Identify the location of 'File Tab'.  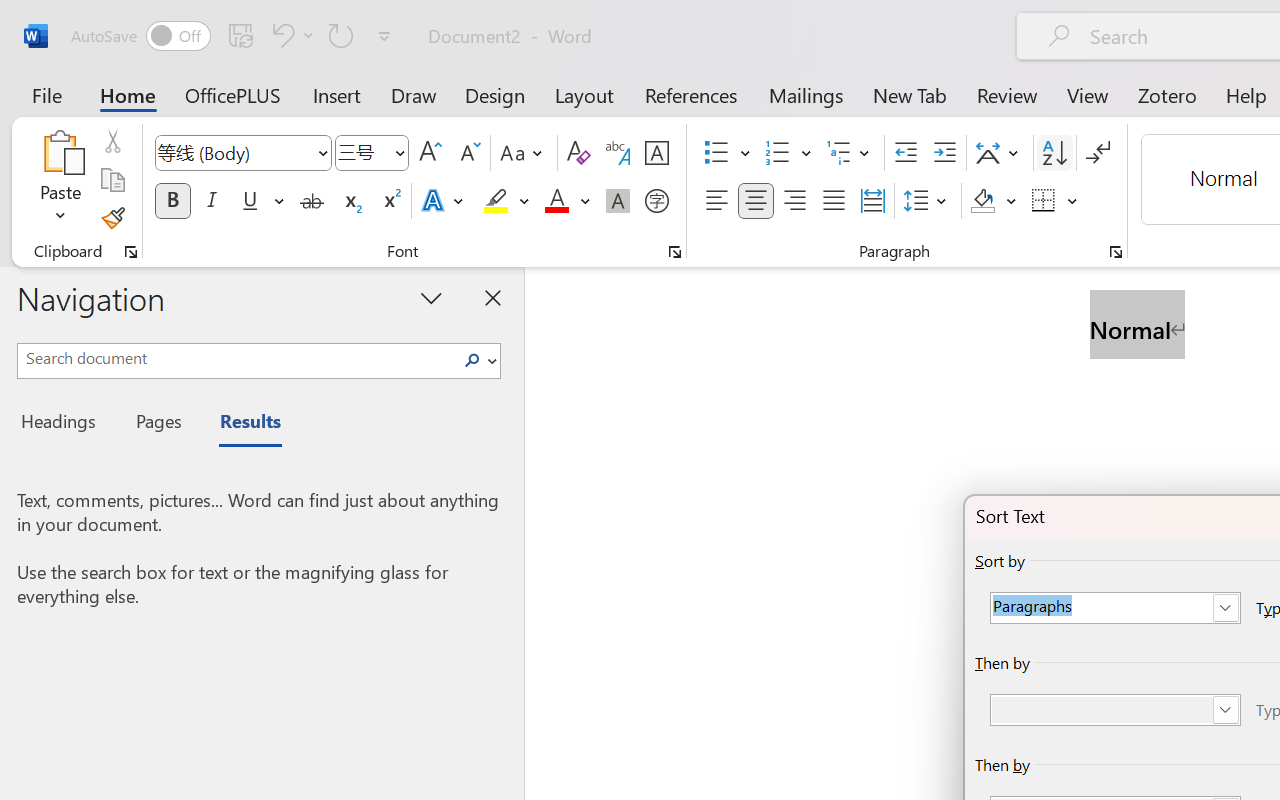
(46, 94).